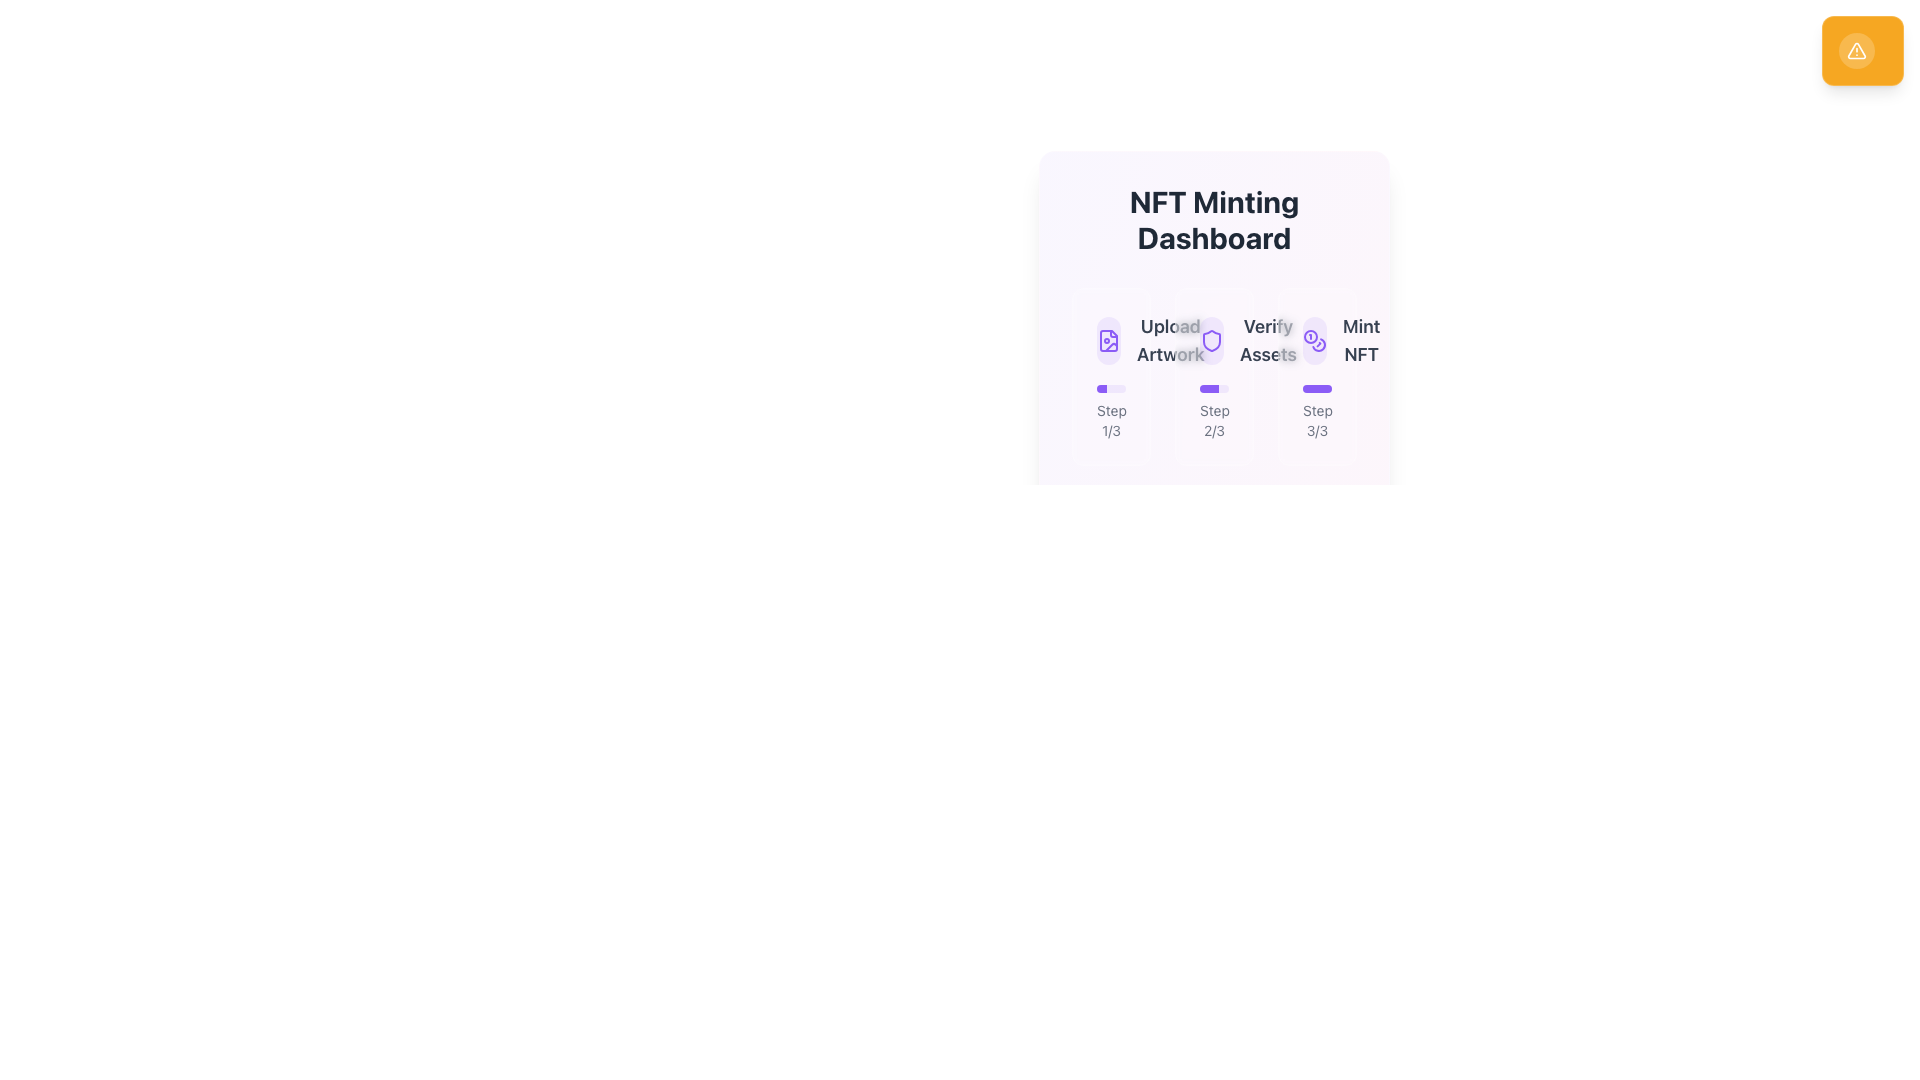 This screenshot has height=1080, width=1920. What do you see at coordinates (1110, 411) in the screenshot?
I see `the static text label displaying 'Step 1/3' located below the violet progress bar in the 'Upload Artwork' card structure` at bounding box center [1110, 411].